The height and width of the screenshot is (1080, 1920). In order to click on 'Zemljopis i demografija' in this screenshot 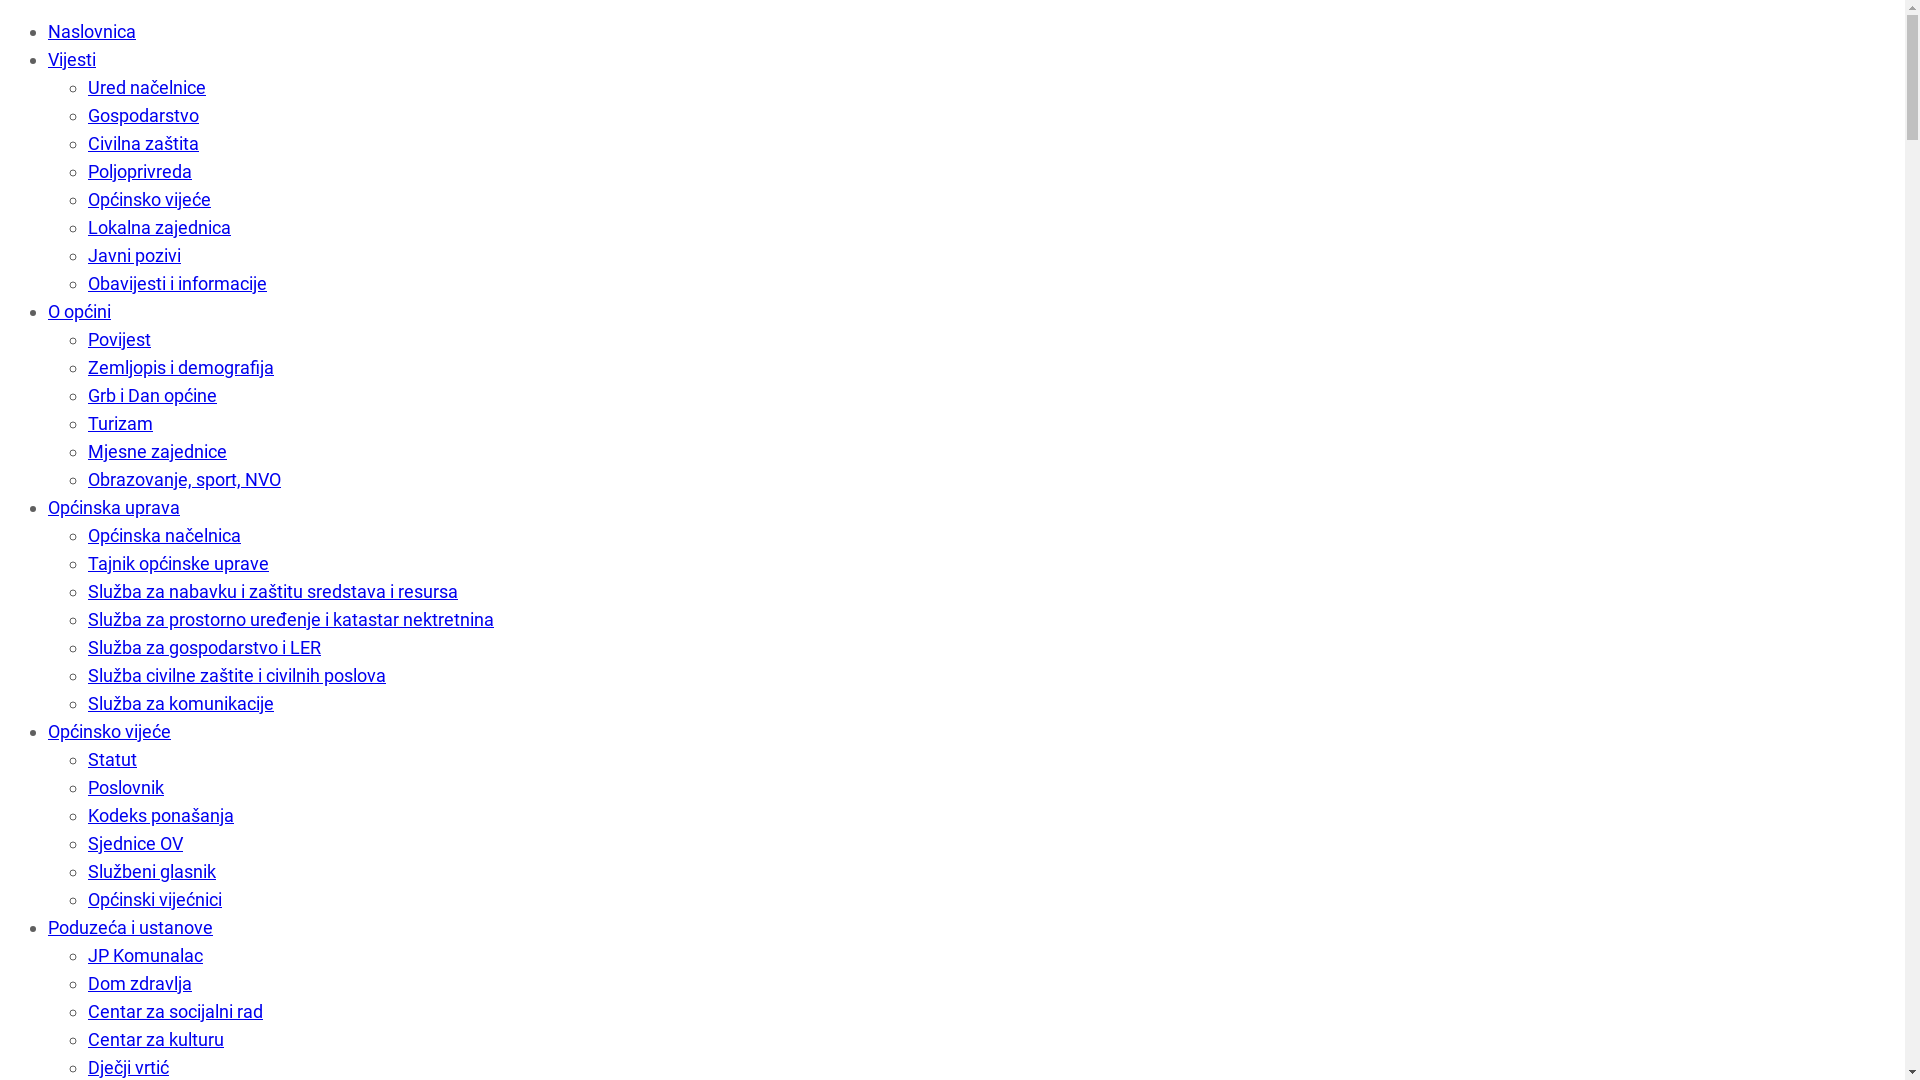, I will do `click(181, 367)`.